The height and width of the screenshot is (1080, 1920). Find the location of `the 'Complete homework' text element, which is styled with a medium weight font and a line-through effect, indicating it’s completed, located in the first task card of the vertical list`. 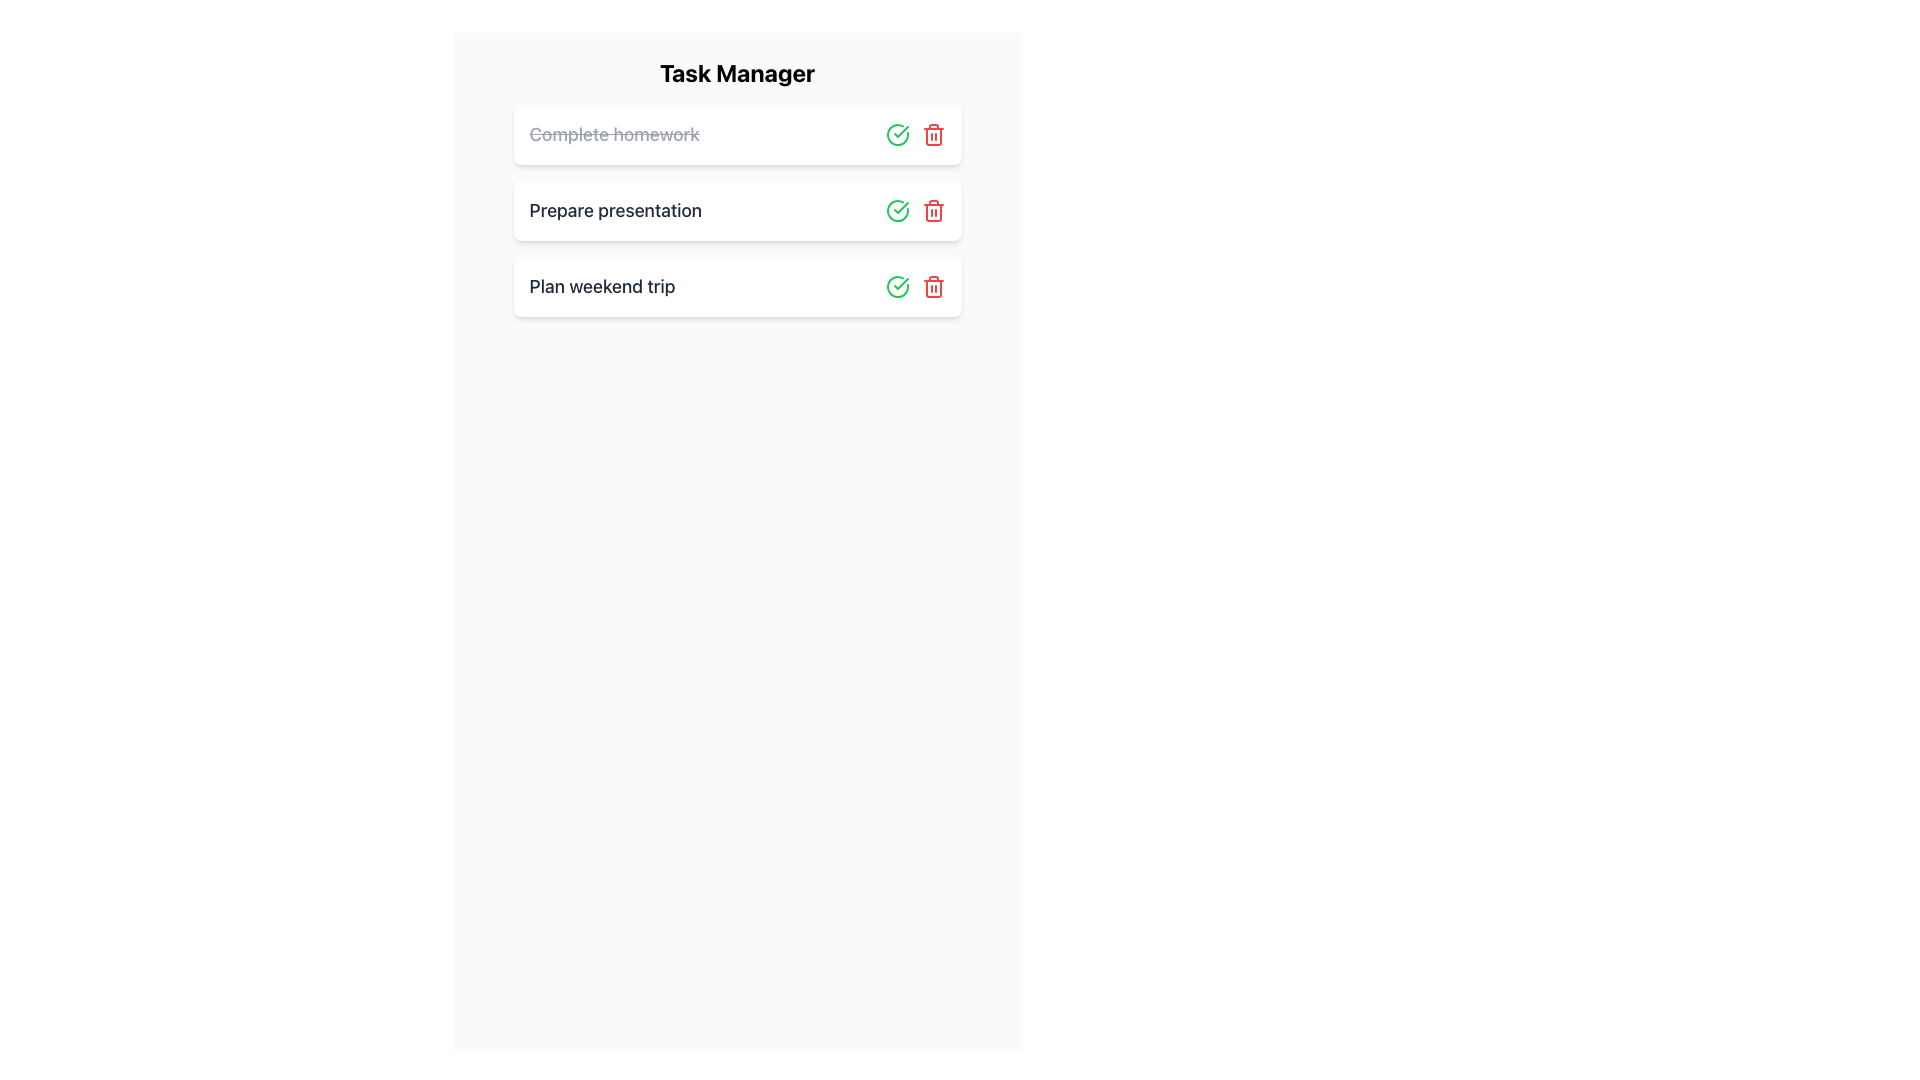

the 'Complete homework' text element, which is styled with a medium weight font and a line-through effect, indicating it’s completed, located in the first task card of the vertical list is located at coordinates (613, 135).